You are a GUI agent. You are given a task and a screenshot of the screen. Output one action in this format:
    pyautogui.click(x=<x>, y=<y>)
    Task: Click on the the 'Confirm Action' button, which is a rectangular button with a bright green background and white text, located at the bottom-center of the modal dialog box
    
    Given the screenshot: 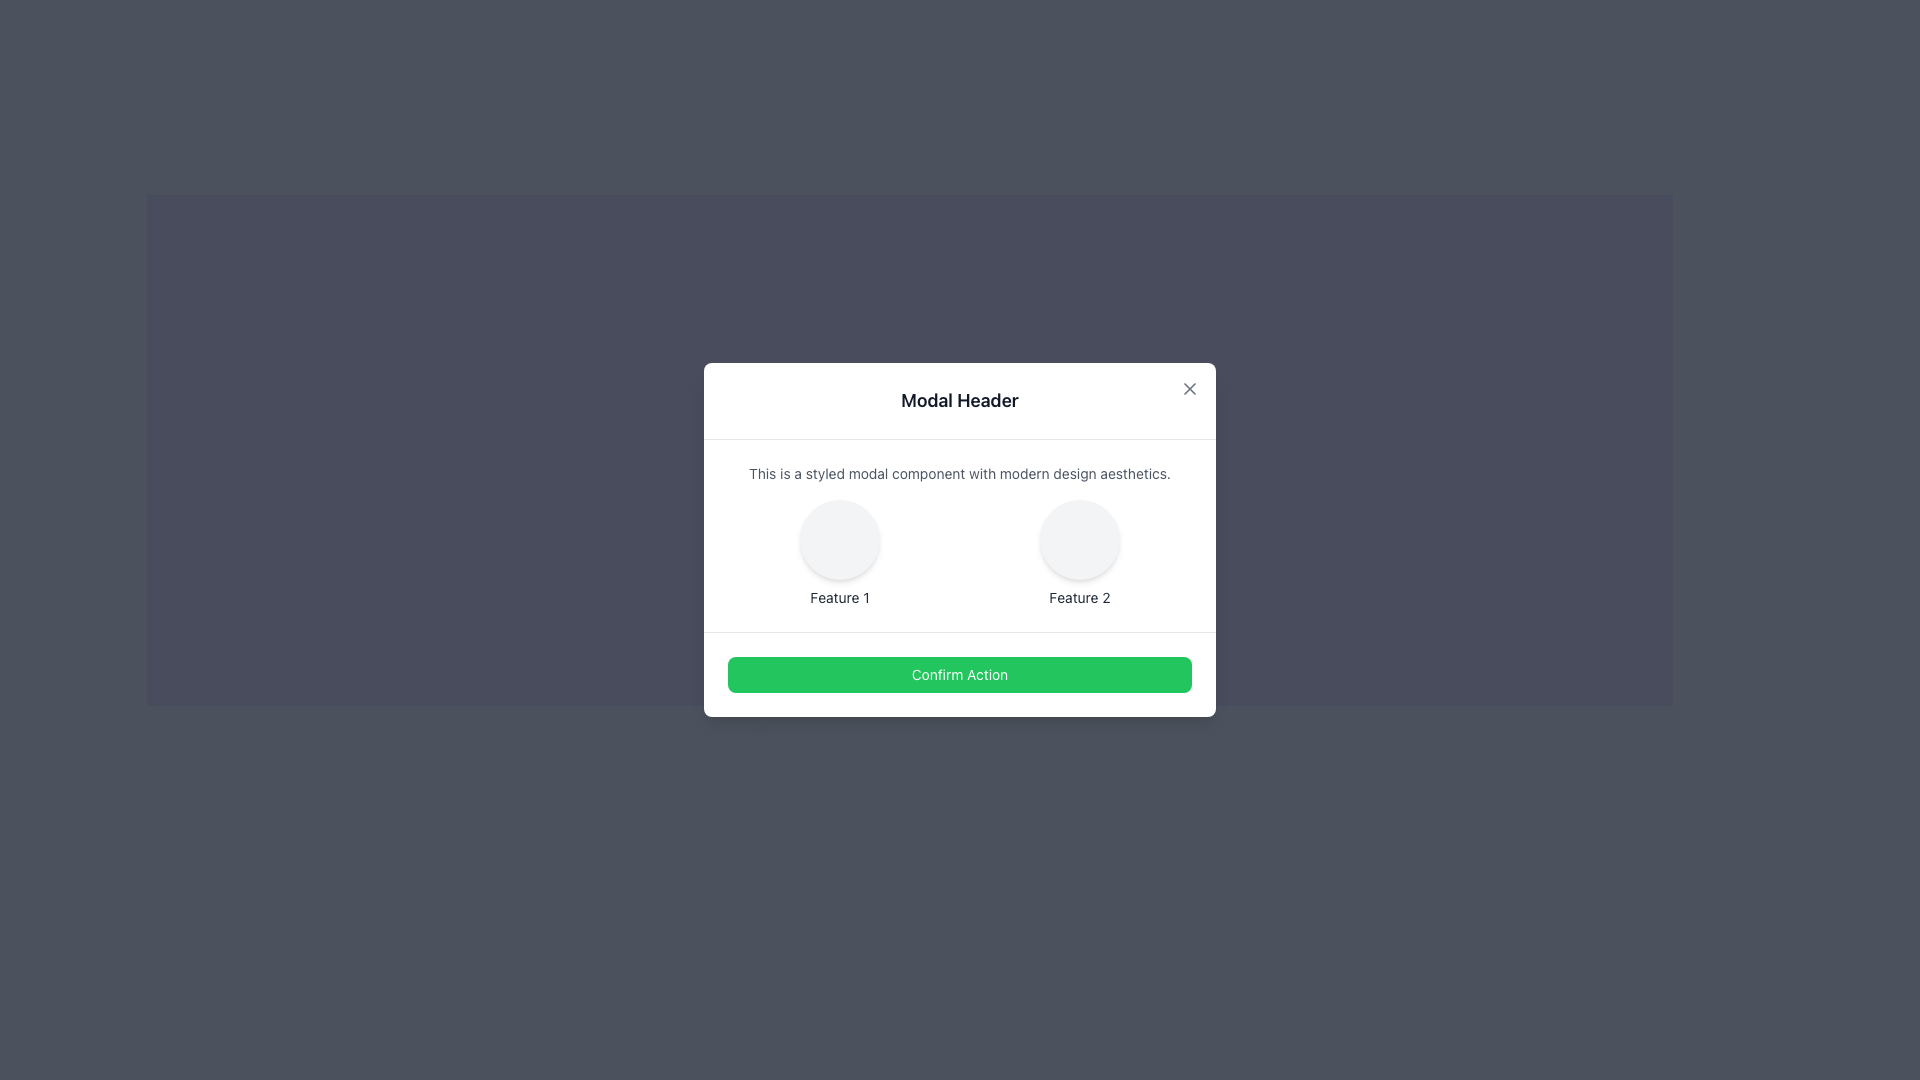 What is the action you would take?
    pyautogui.click(x=960, y=675)
    